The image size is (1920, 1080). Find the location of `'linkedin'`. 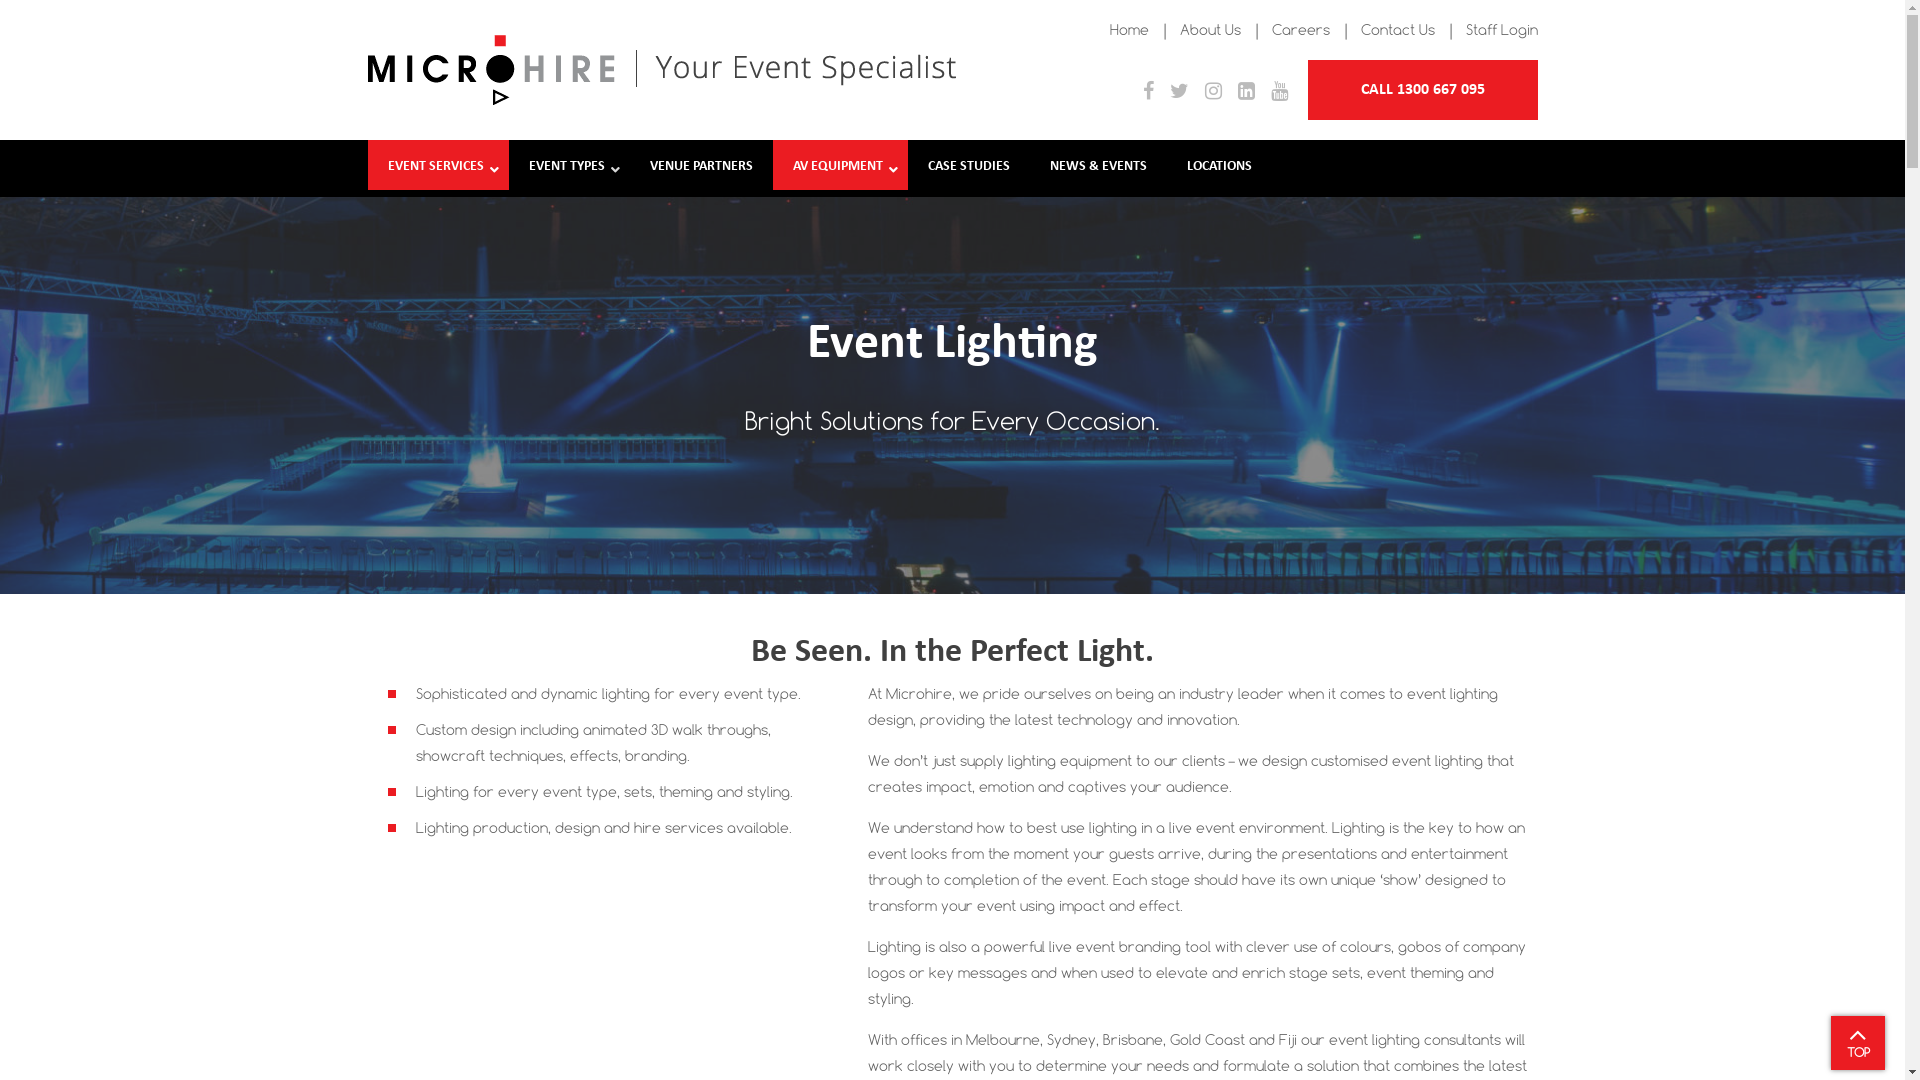

'linkedin' is located at coordinates (1245, 92).